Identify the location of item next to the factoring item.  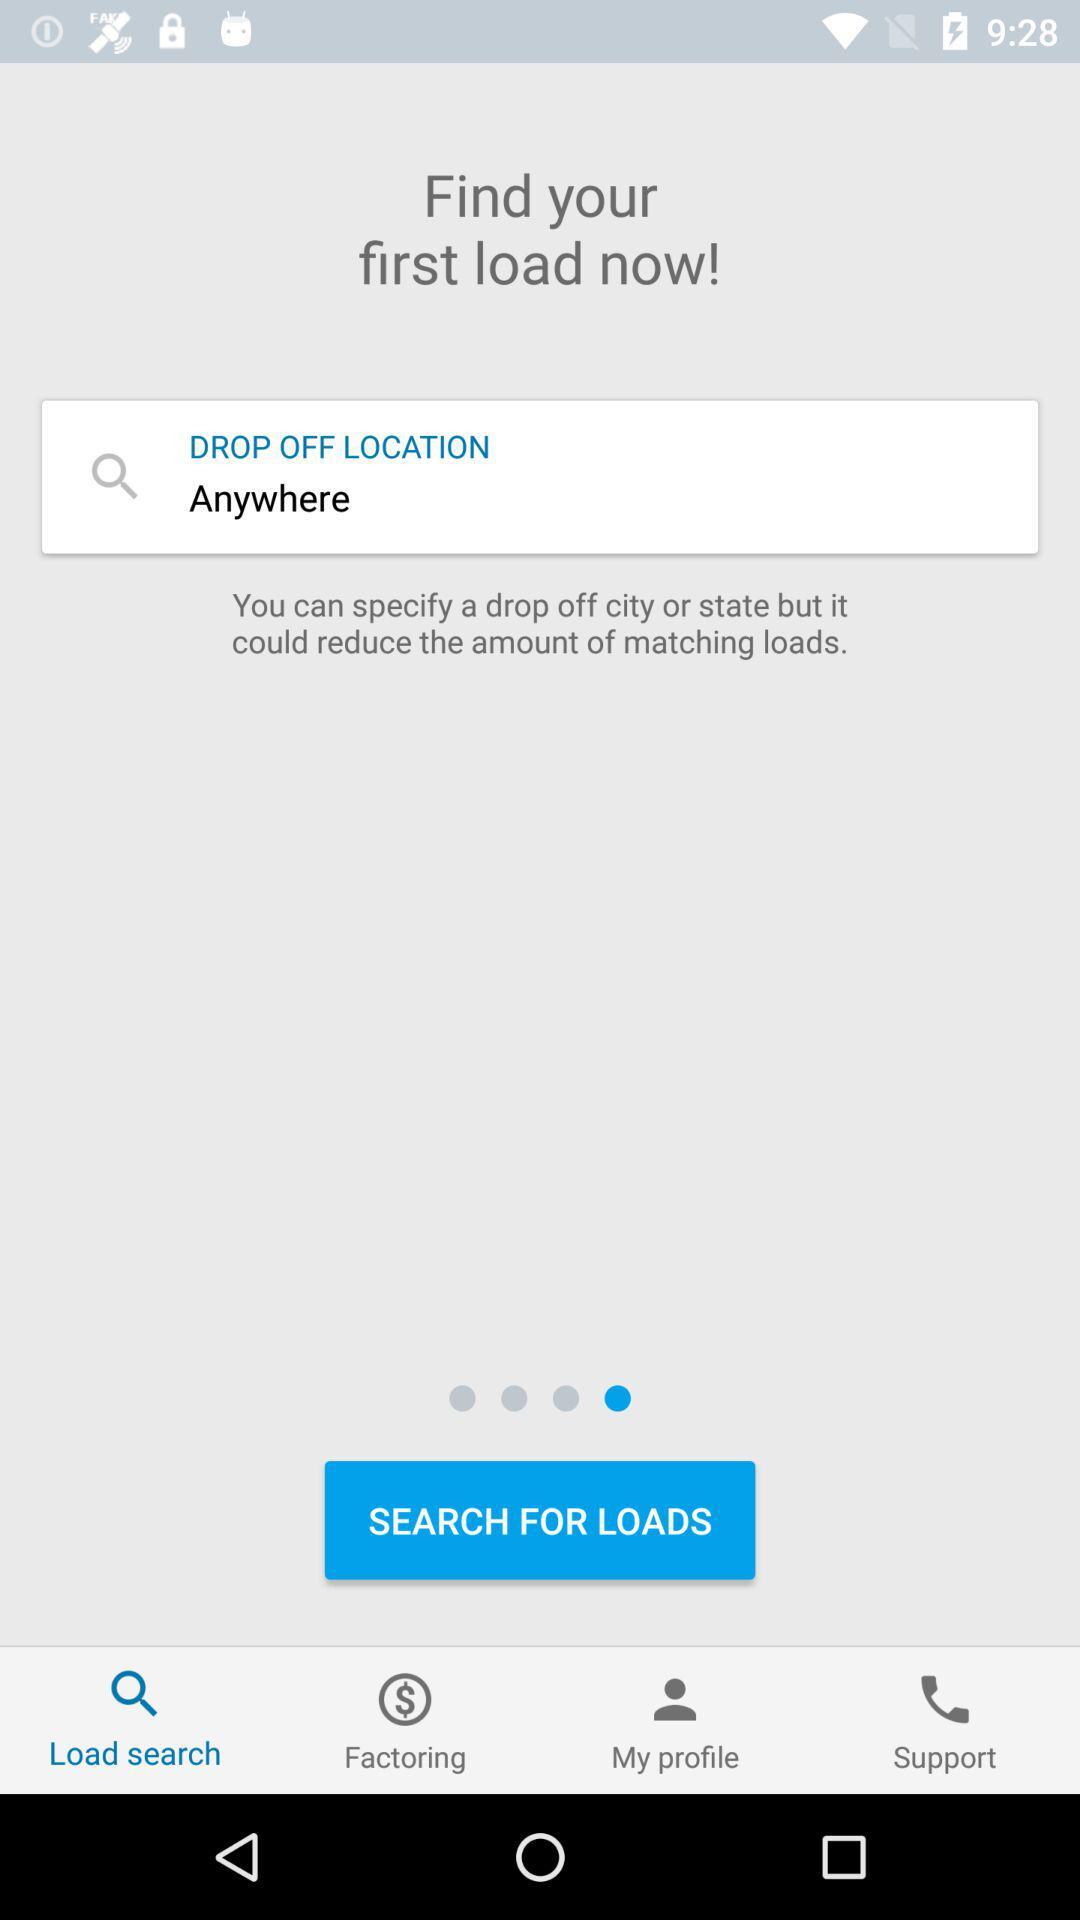
(675, 1719).